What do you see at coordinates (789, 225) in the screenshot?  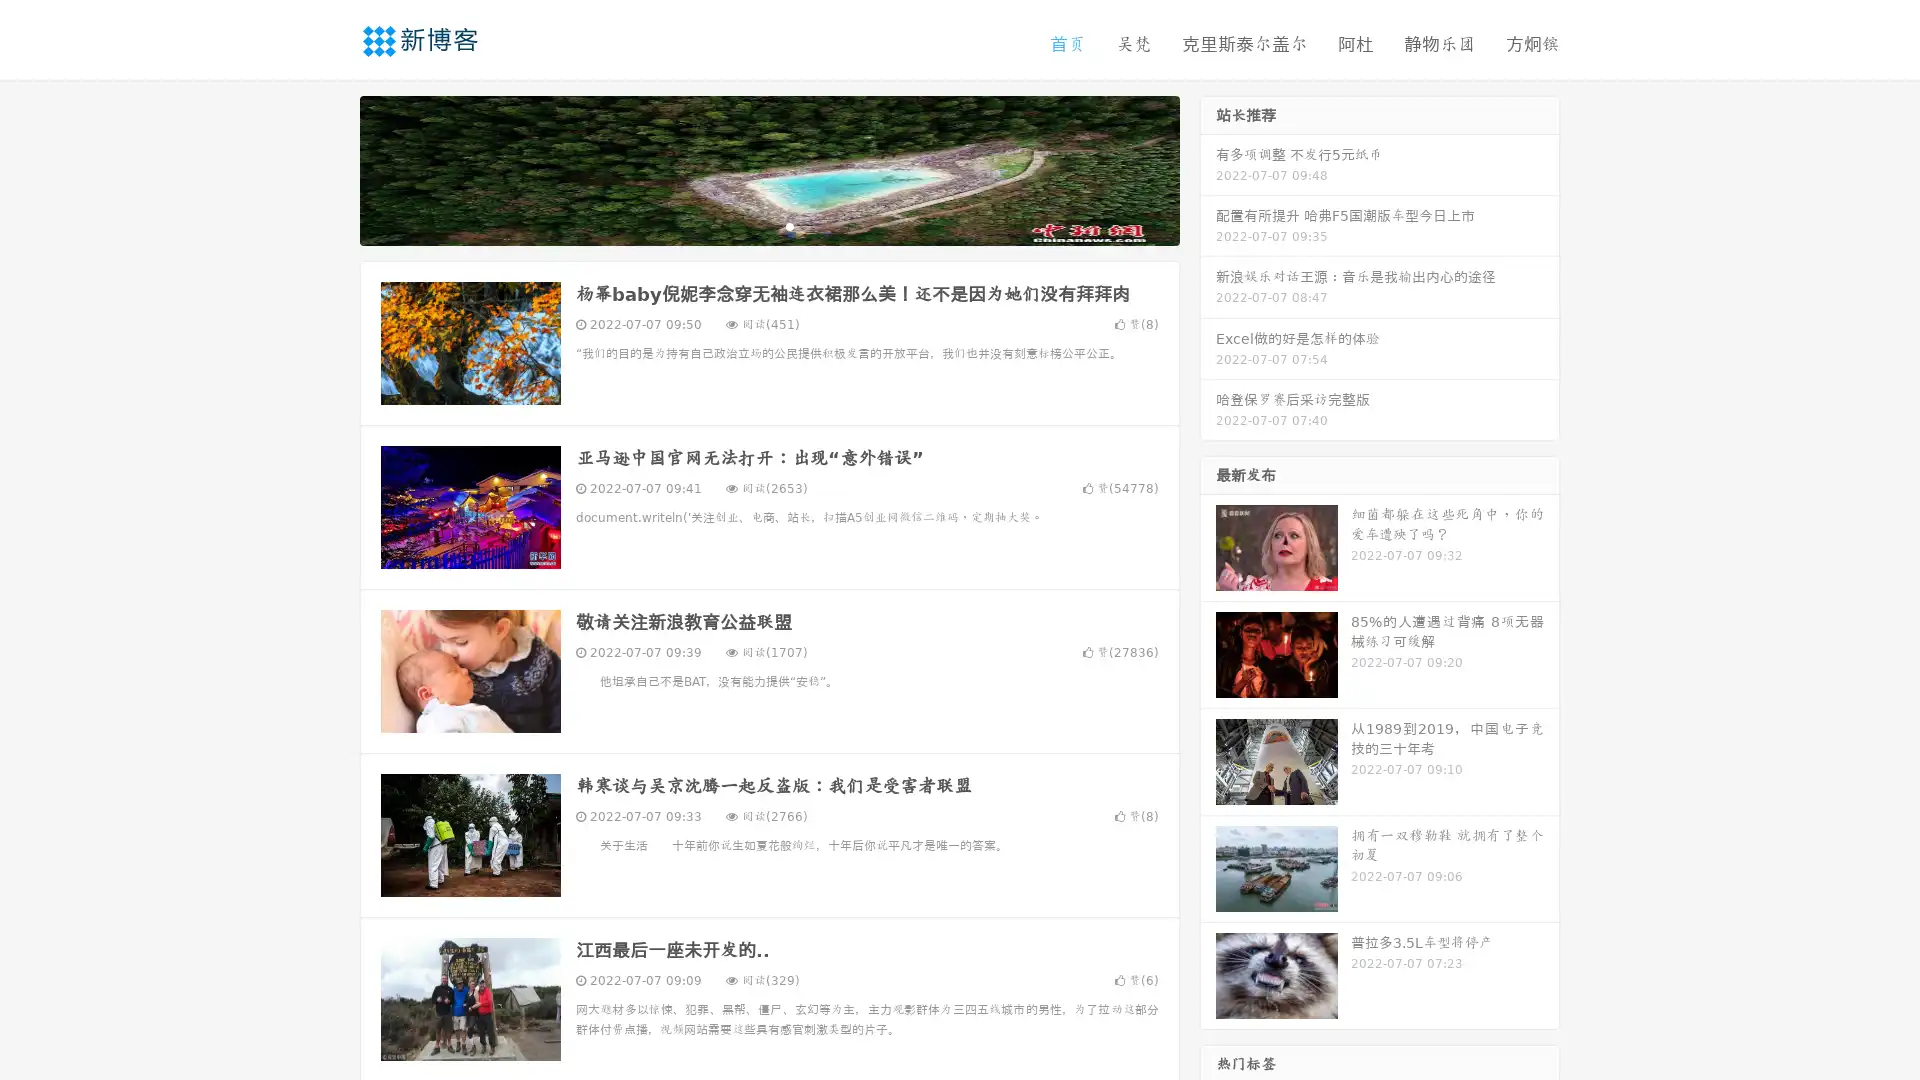 I see `Go to slide 3` at bounding box center [789, 225].